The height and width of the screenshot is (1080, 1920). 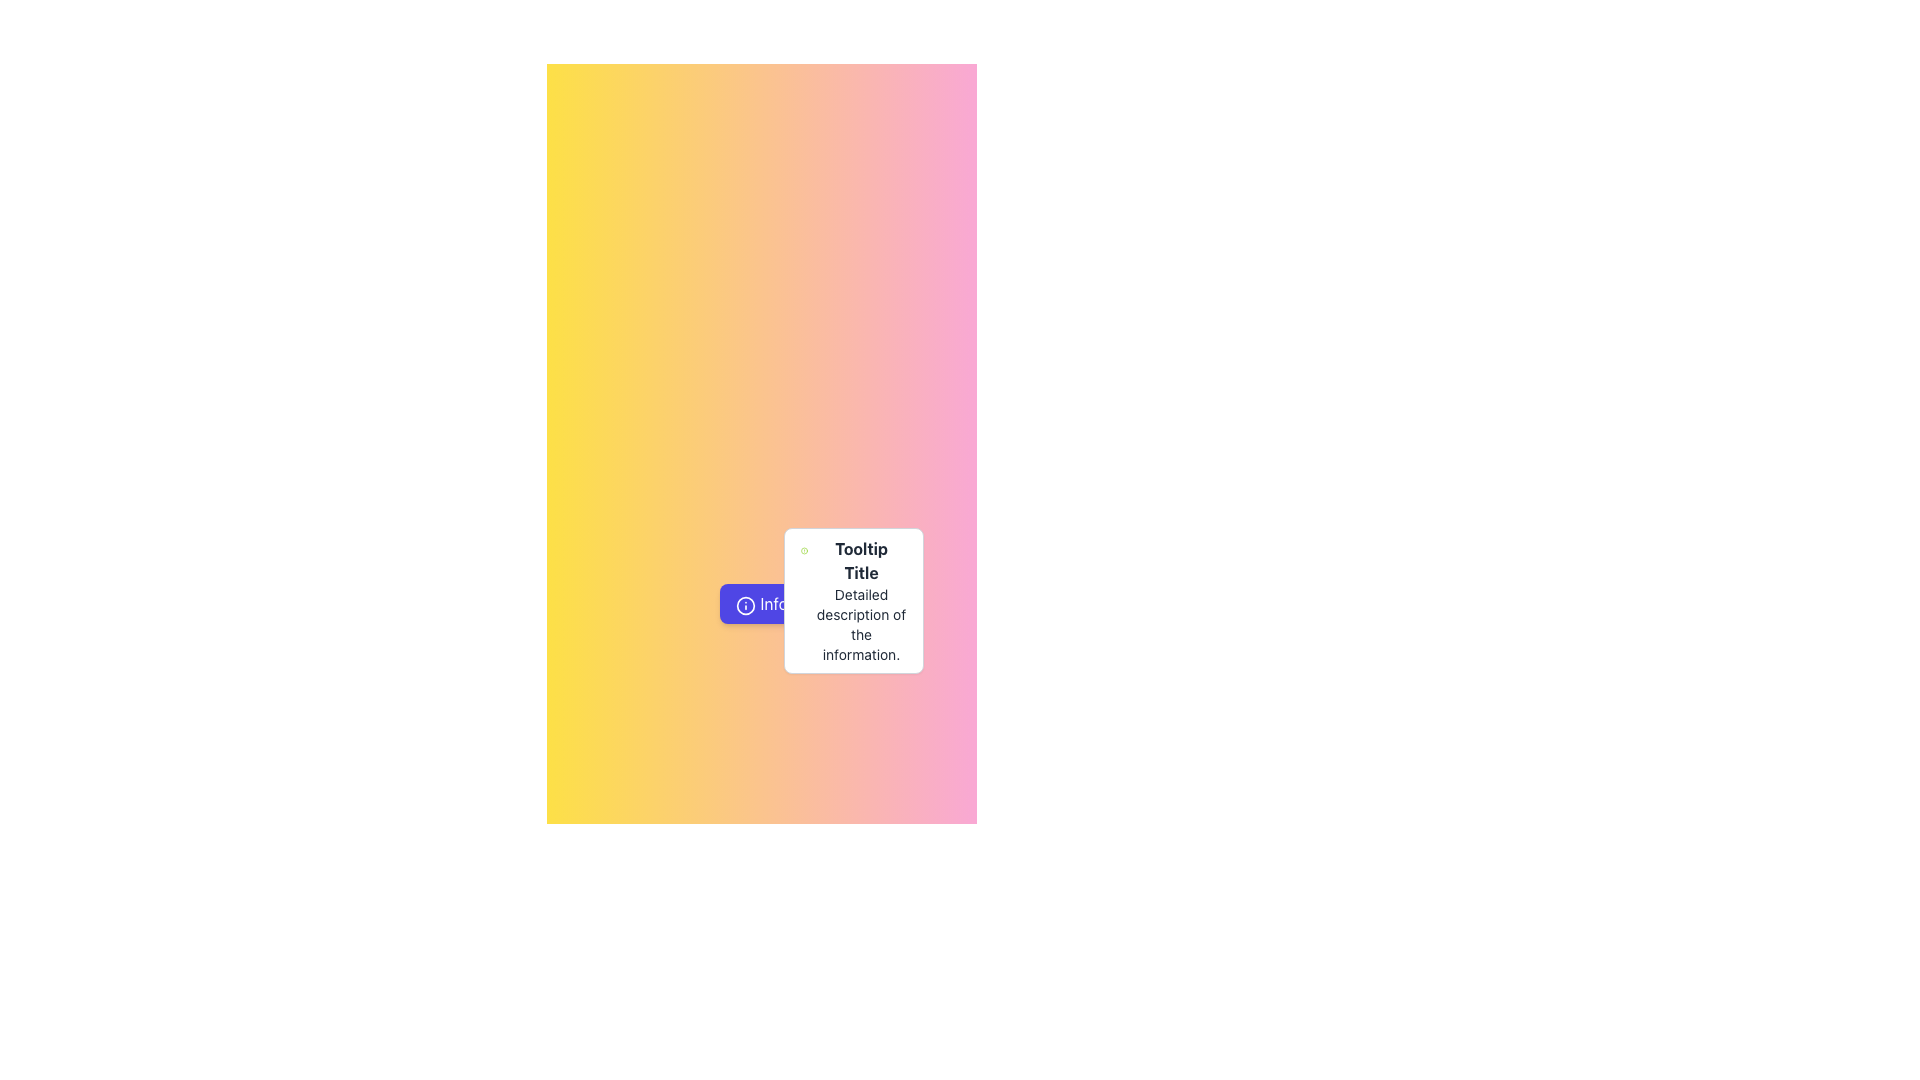 I want to click on the circular information icon located inside the indigo 'Info' button, which triggers tooltips for additional help or guidance, so click(x=745, y=604).